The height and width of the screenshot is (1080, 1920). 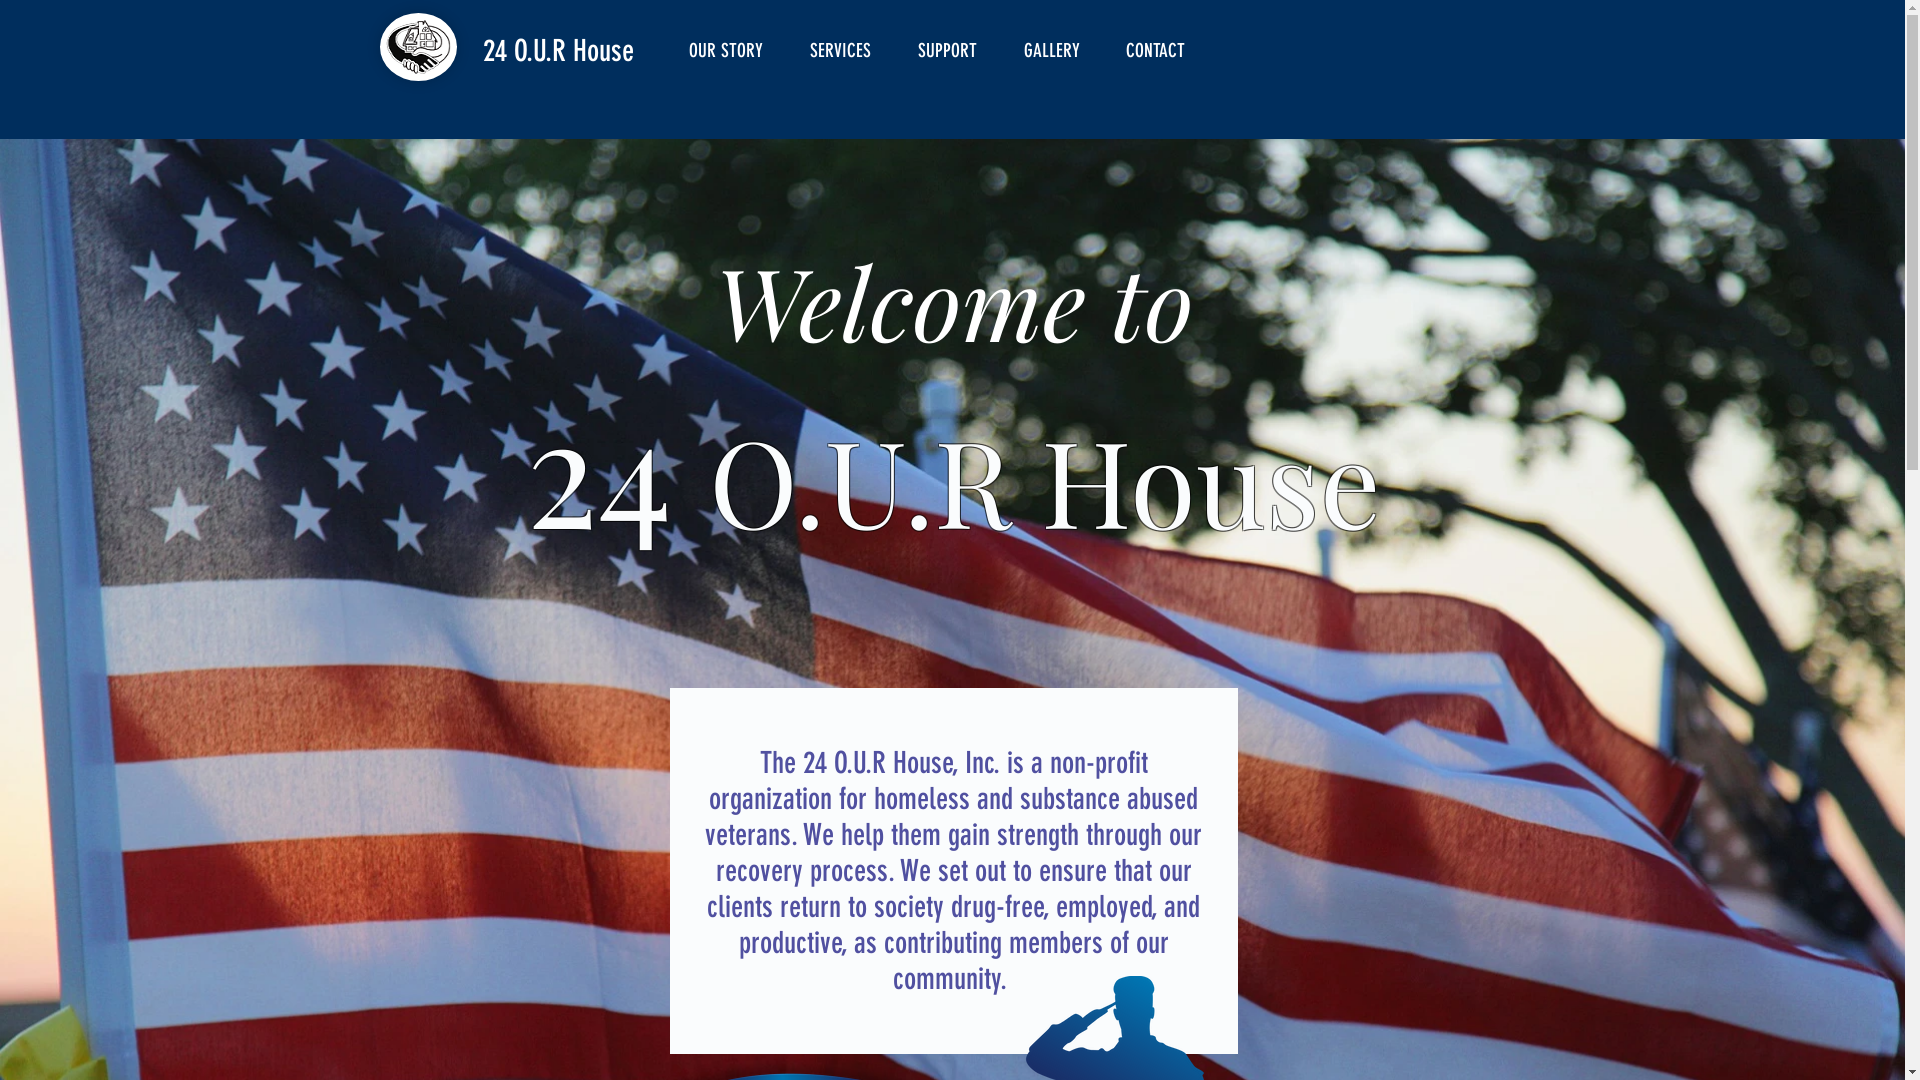 I want to click on 'OUR STORY', so click(x=733, y=49).